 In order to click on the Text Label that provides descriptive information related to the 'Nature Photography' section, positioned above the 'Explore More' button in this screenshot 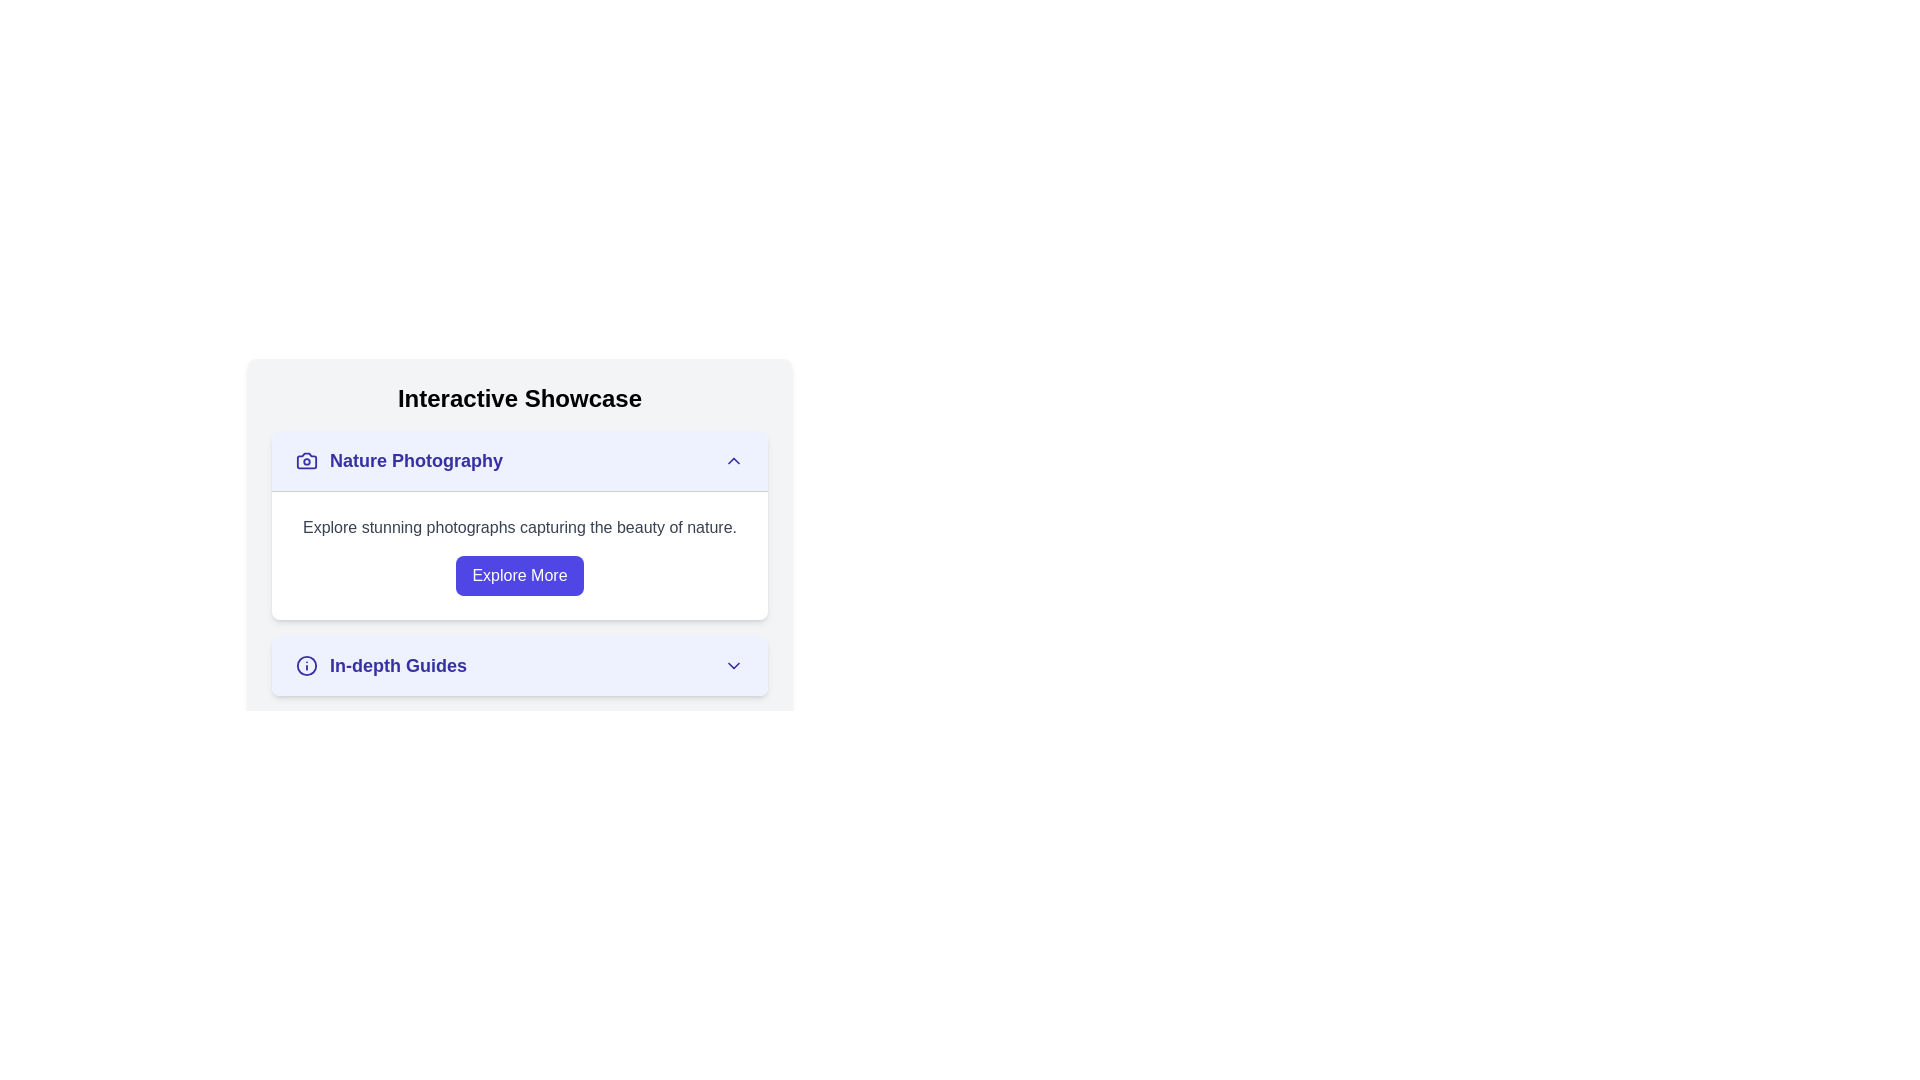, I will do `click(519, 527)`.